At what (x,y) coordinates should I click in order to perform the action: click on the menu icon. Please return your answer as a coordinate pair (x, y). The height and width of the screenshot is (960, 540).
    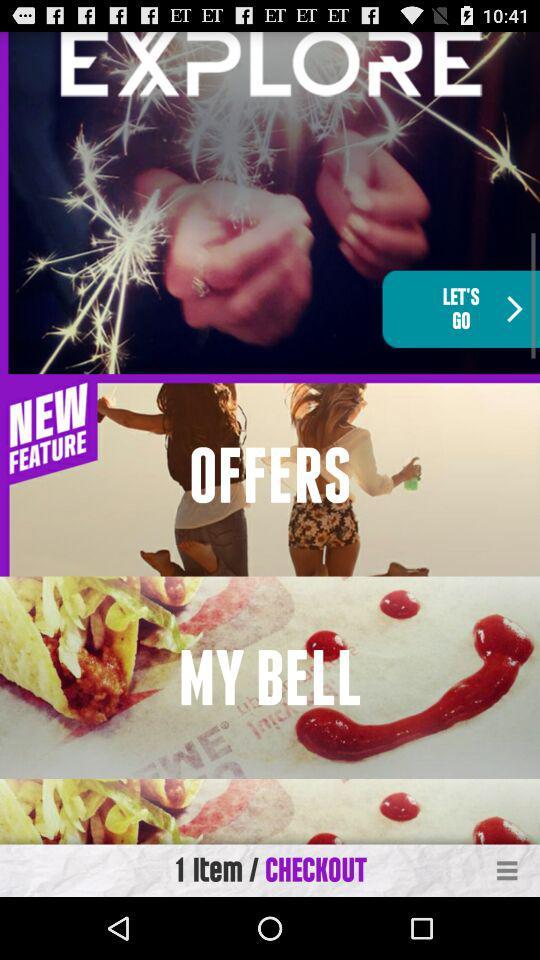
    Looking at the image, I should click on (507, 931).